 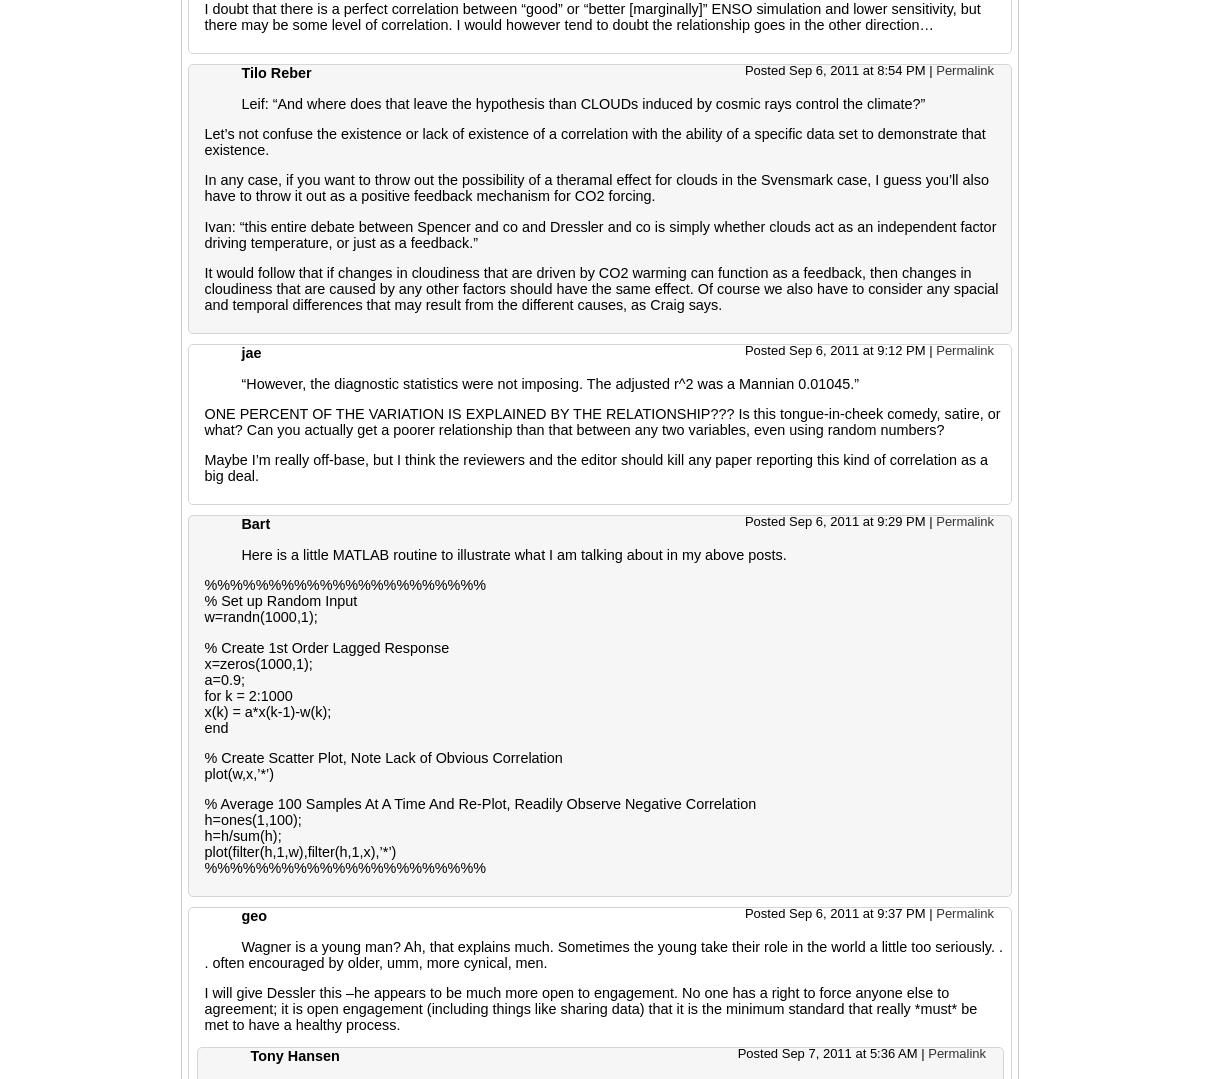 What do you see at coordinates (202, 851) in the screenshot?
I see `'plot(filter(h,1,w),filter(h,1,x),’*’)'` at bounding box center [202, 851].